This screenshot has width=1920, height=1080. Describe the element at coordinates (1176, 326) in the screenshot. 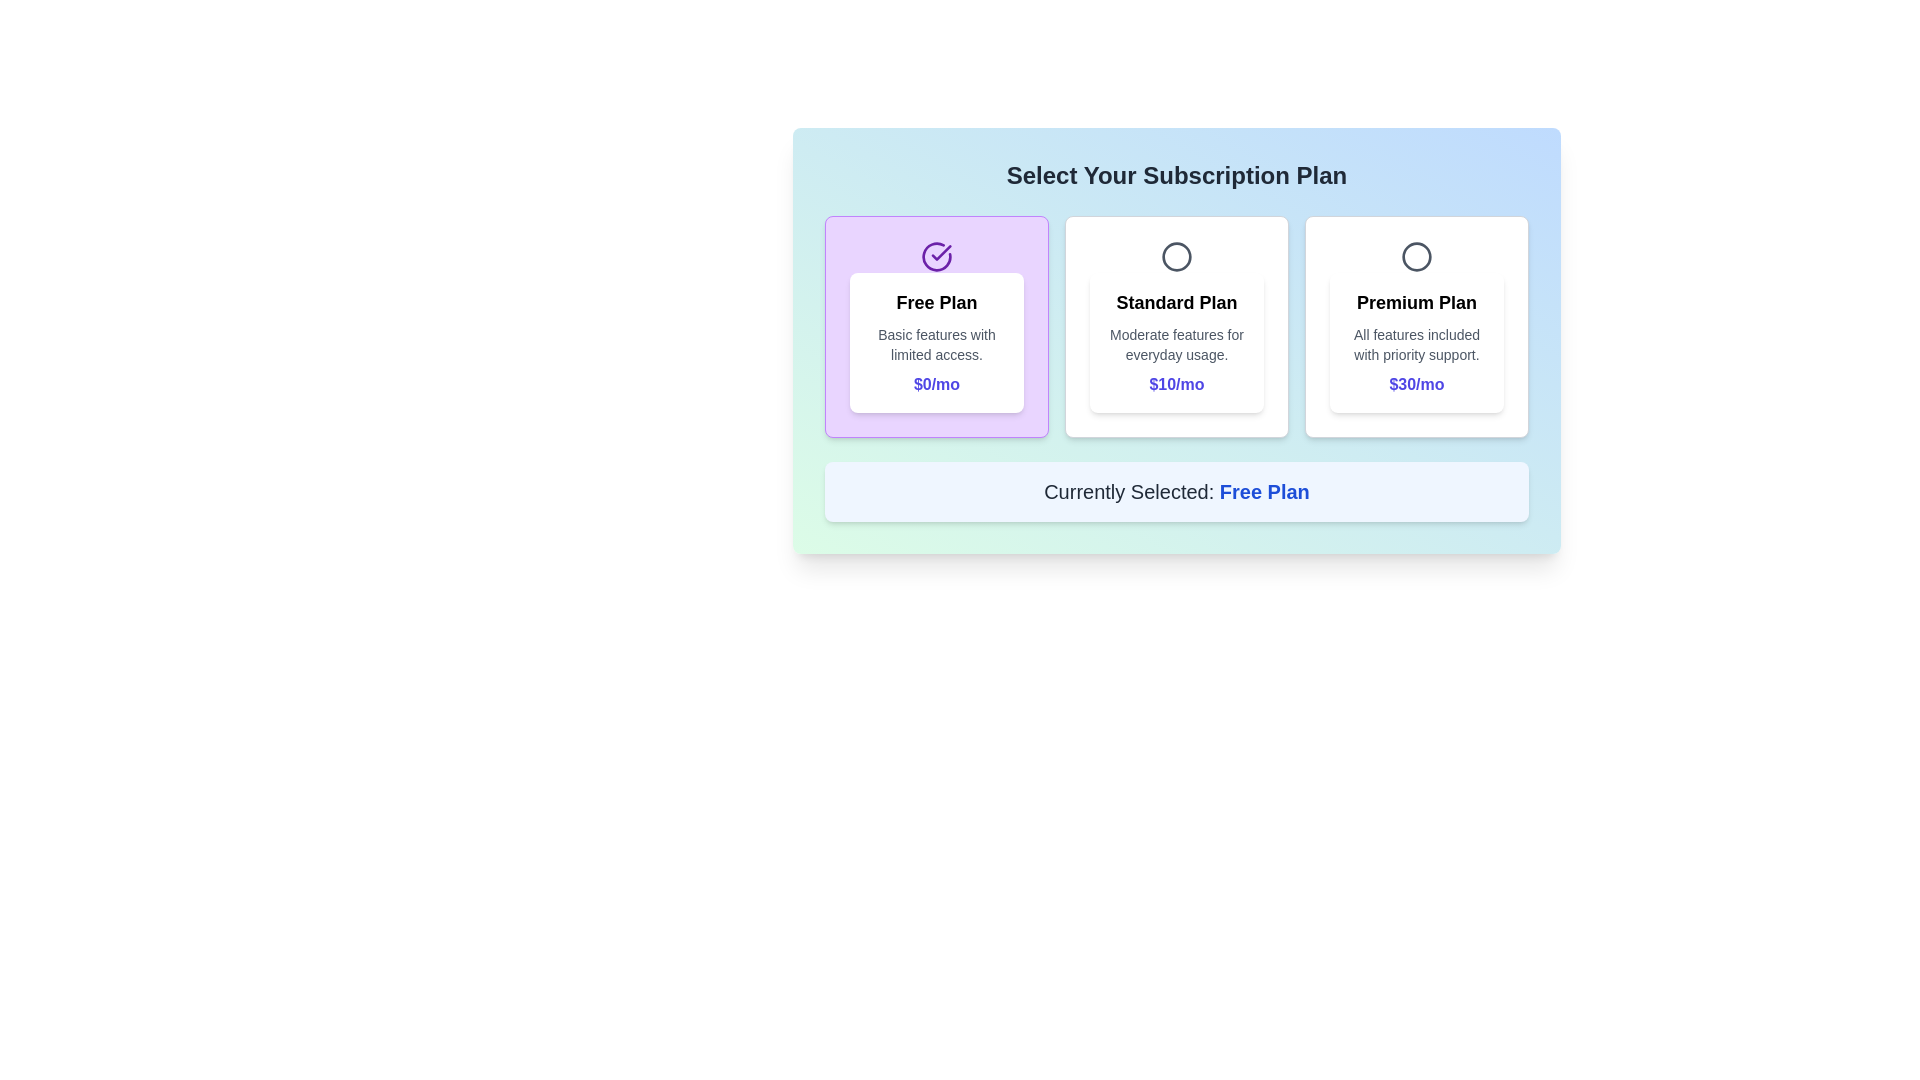

I see `keyboard navigation` at that location.